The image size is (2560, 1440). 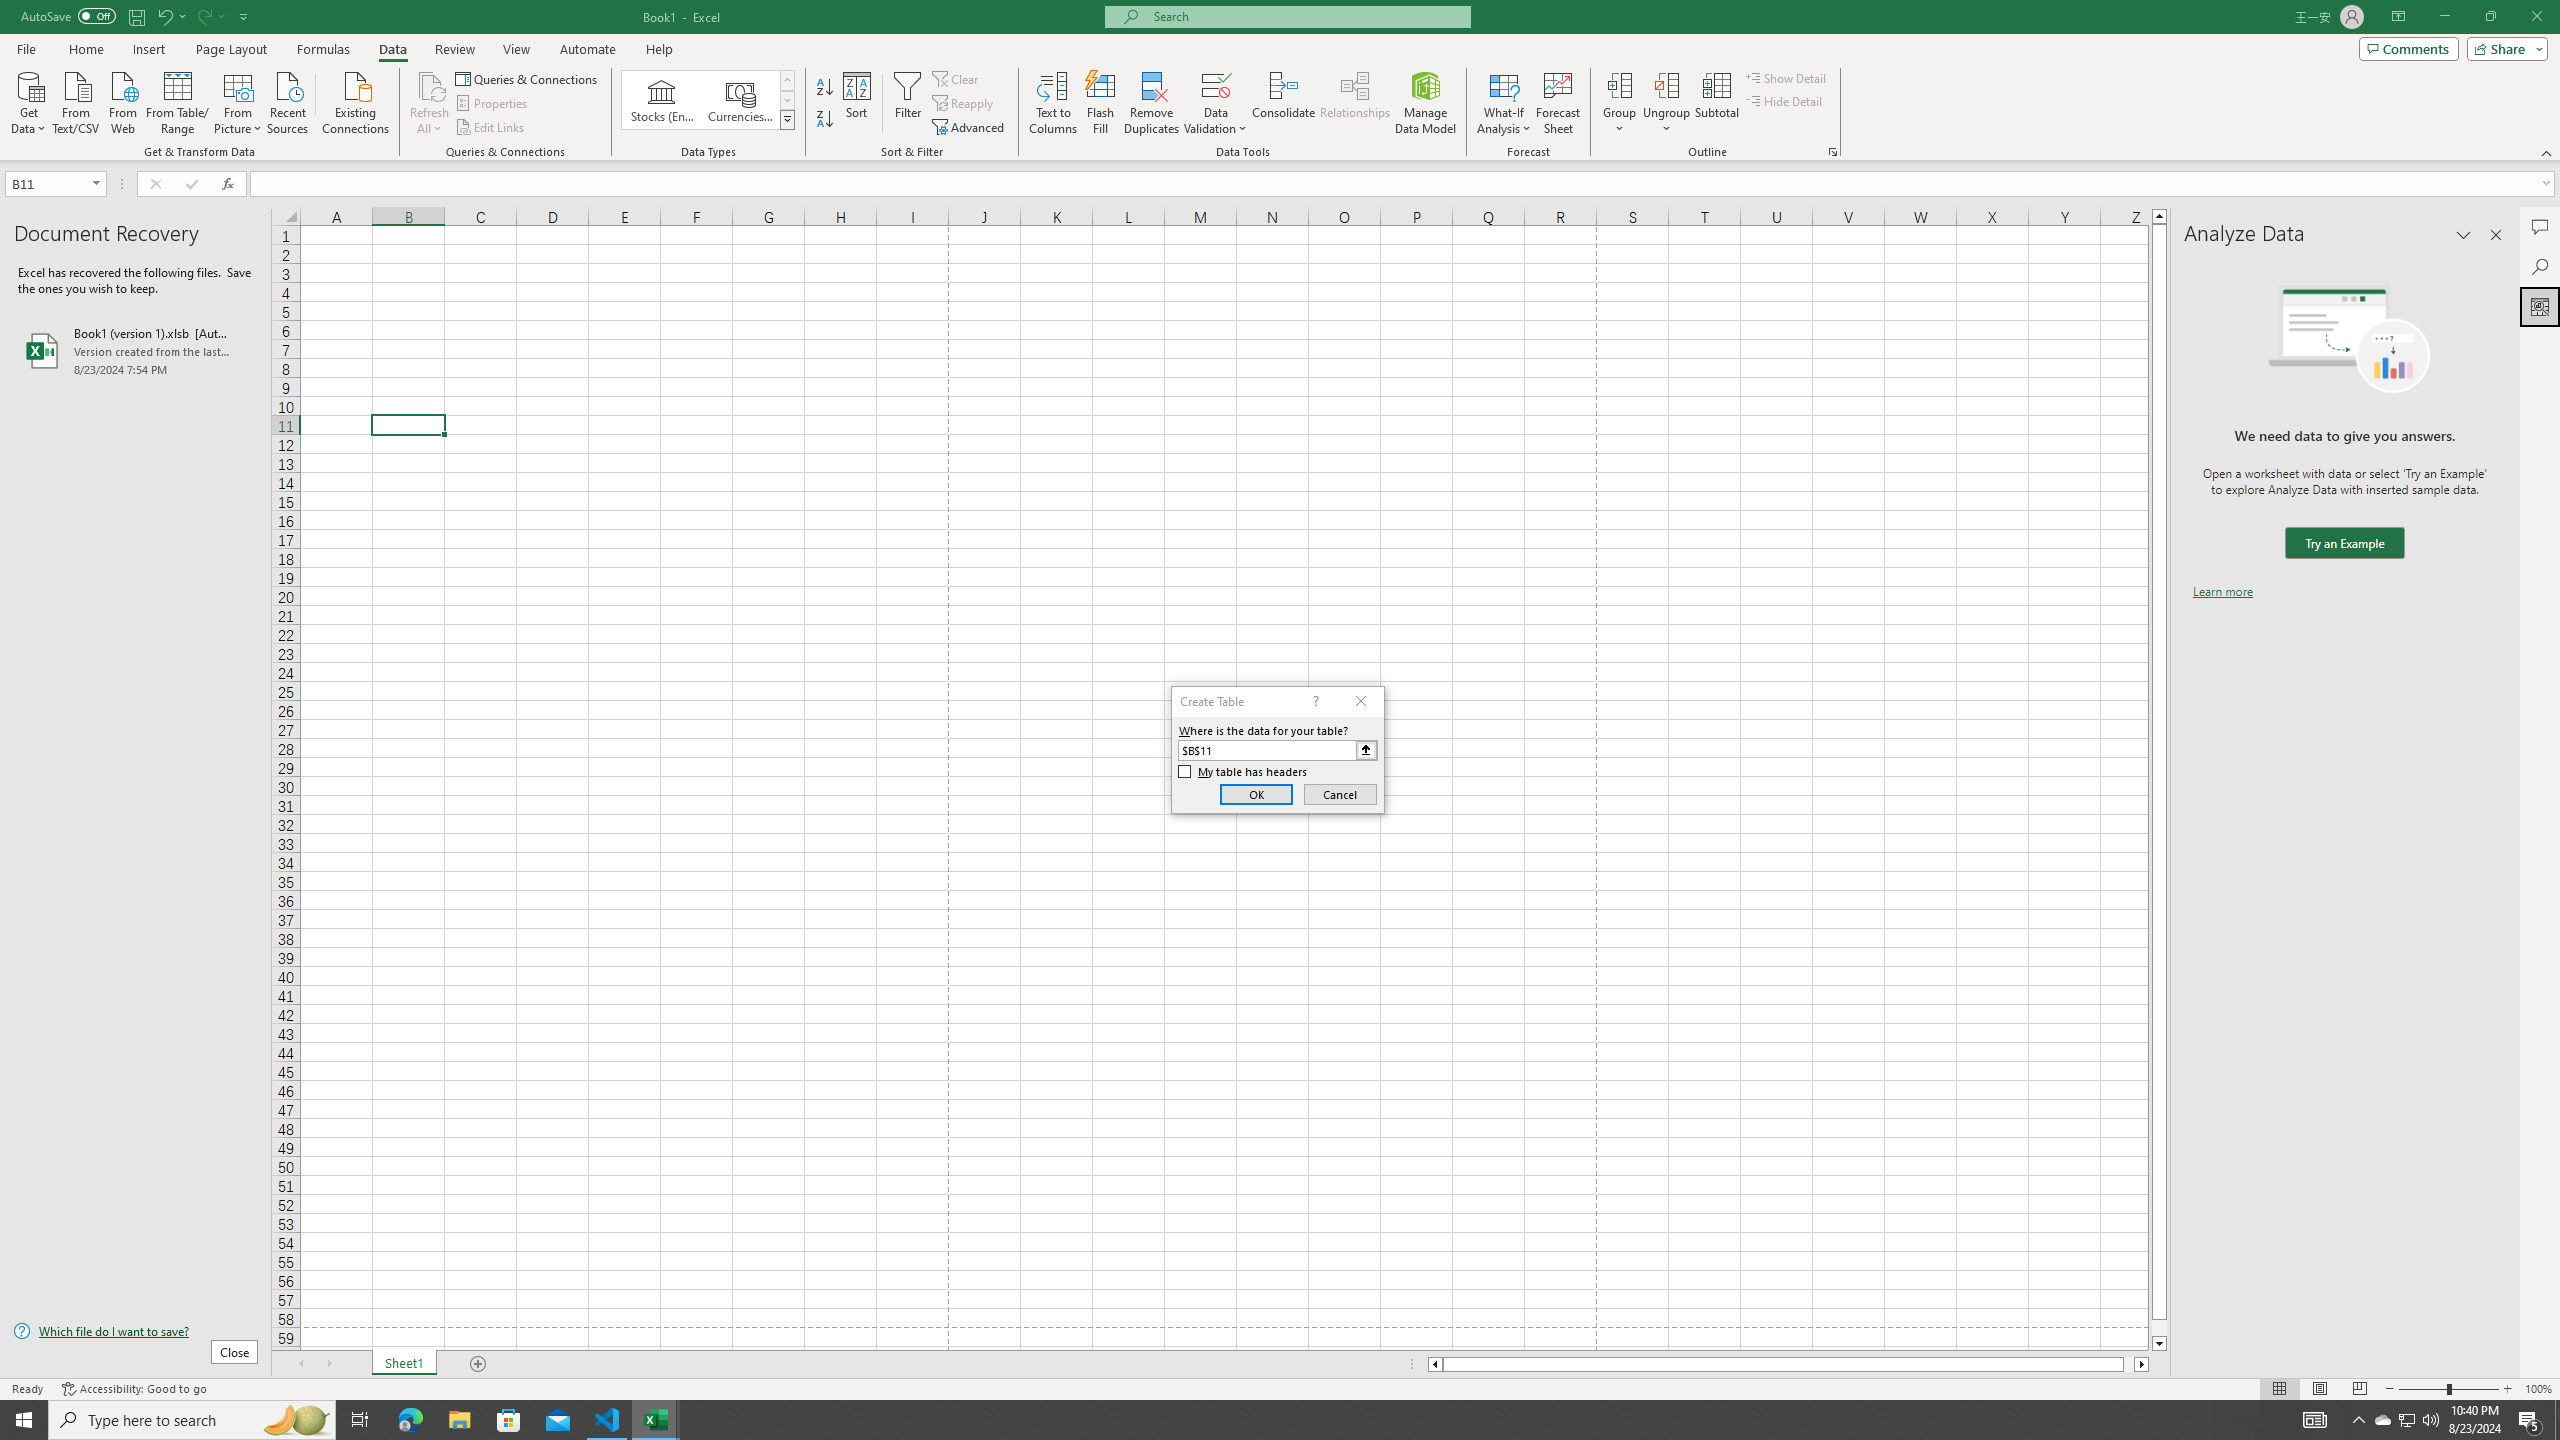 I want to click on 'Consolidate...', so click(x=1283, y=103).